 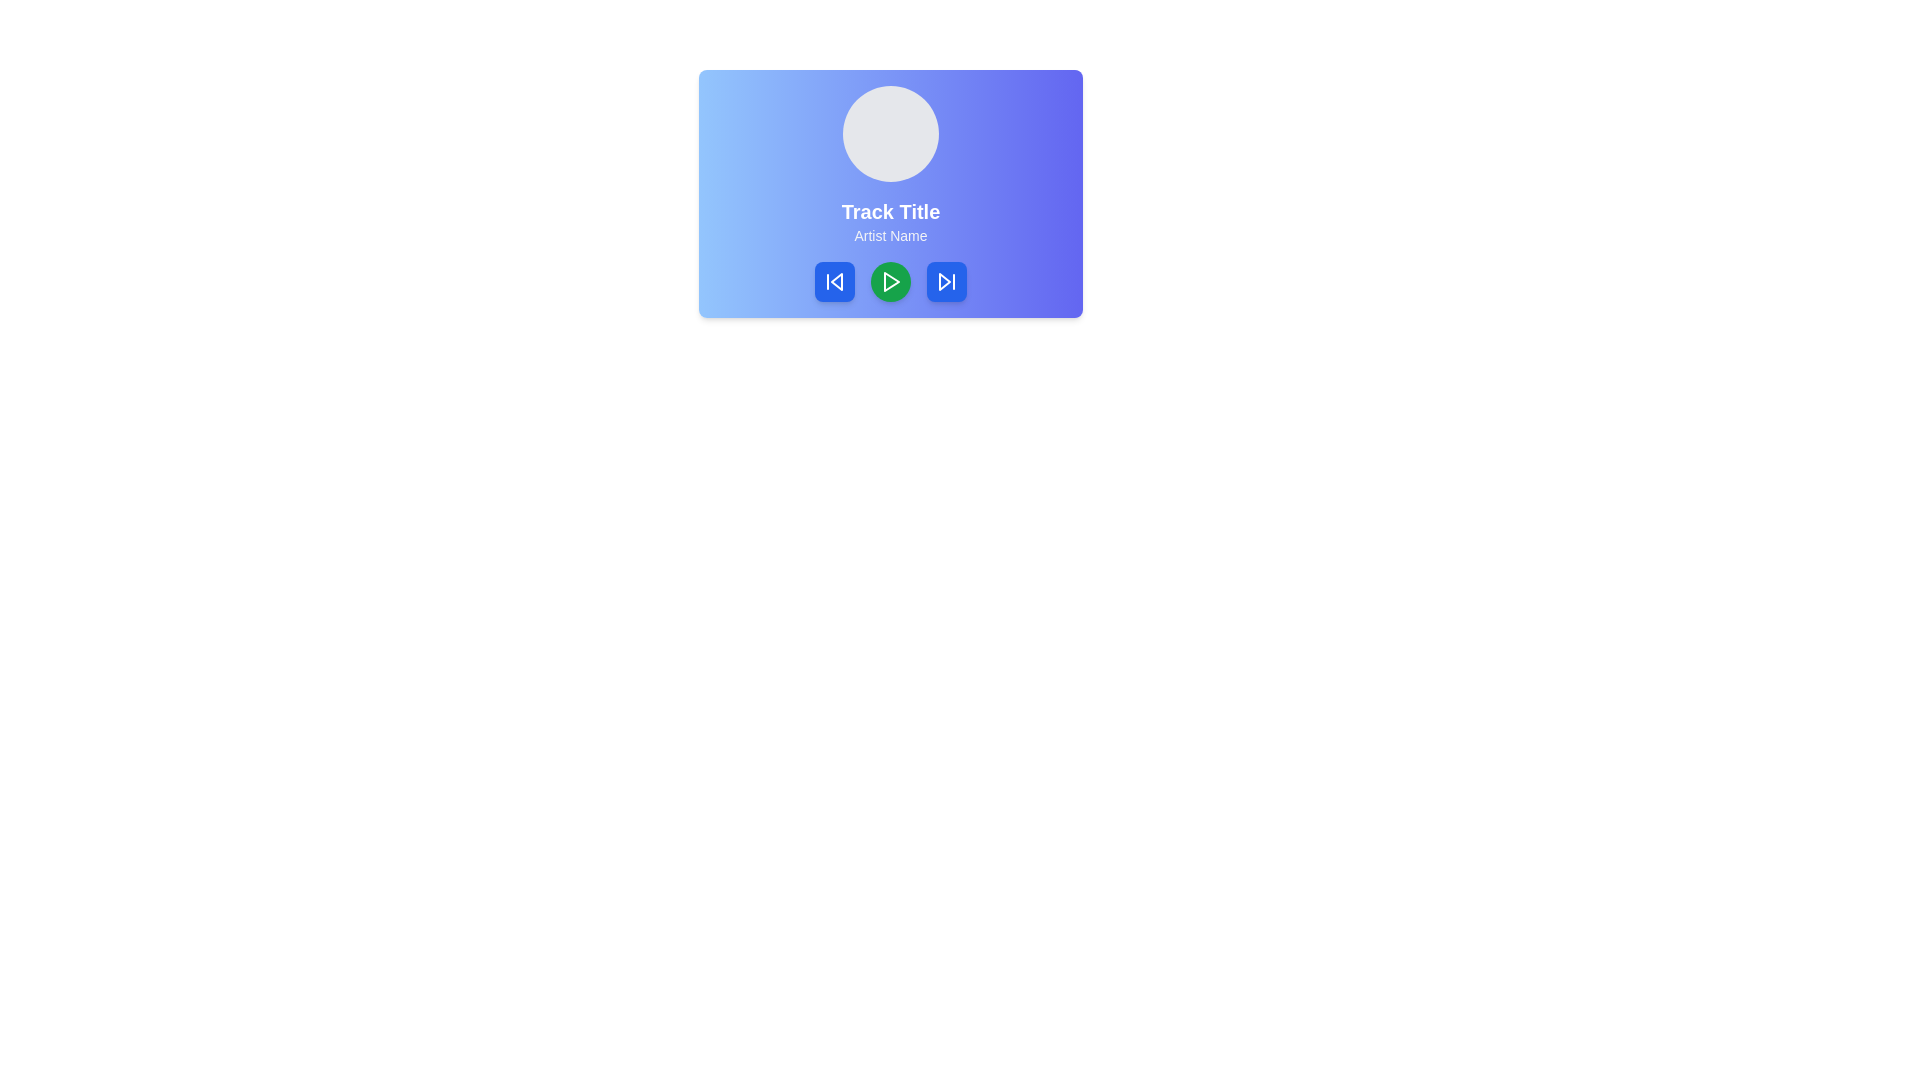 What do you see at coordinates (890, 234) in the screenshot?
I see `the text label displaying 'Artist Name' which is styled in a small gray font and located below the 'Track Title' in a centered layout` at bounding box center [890, 234].